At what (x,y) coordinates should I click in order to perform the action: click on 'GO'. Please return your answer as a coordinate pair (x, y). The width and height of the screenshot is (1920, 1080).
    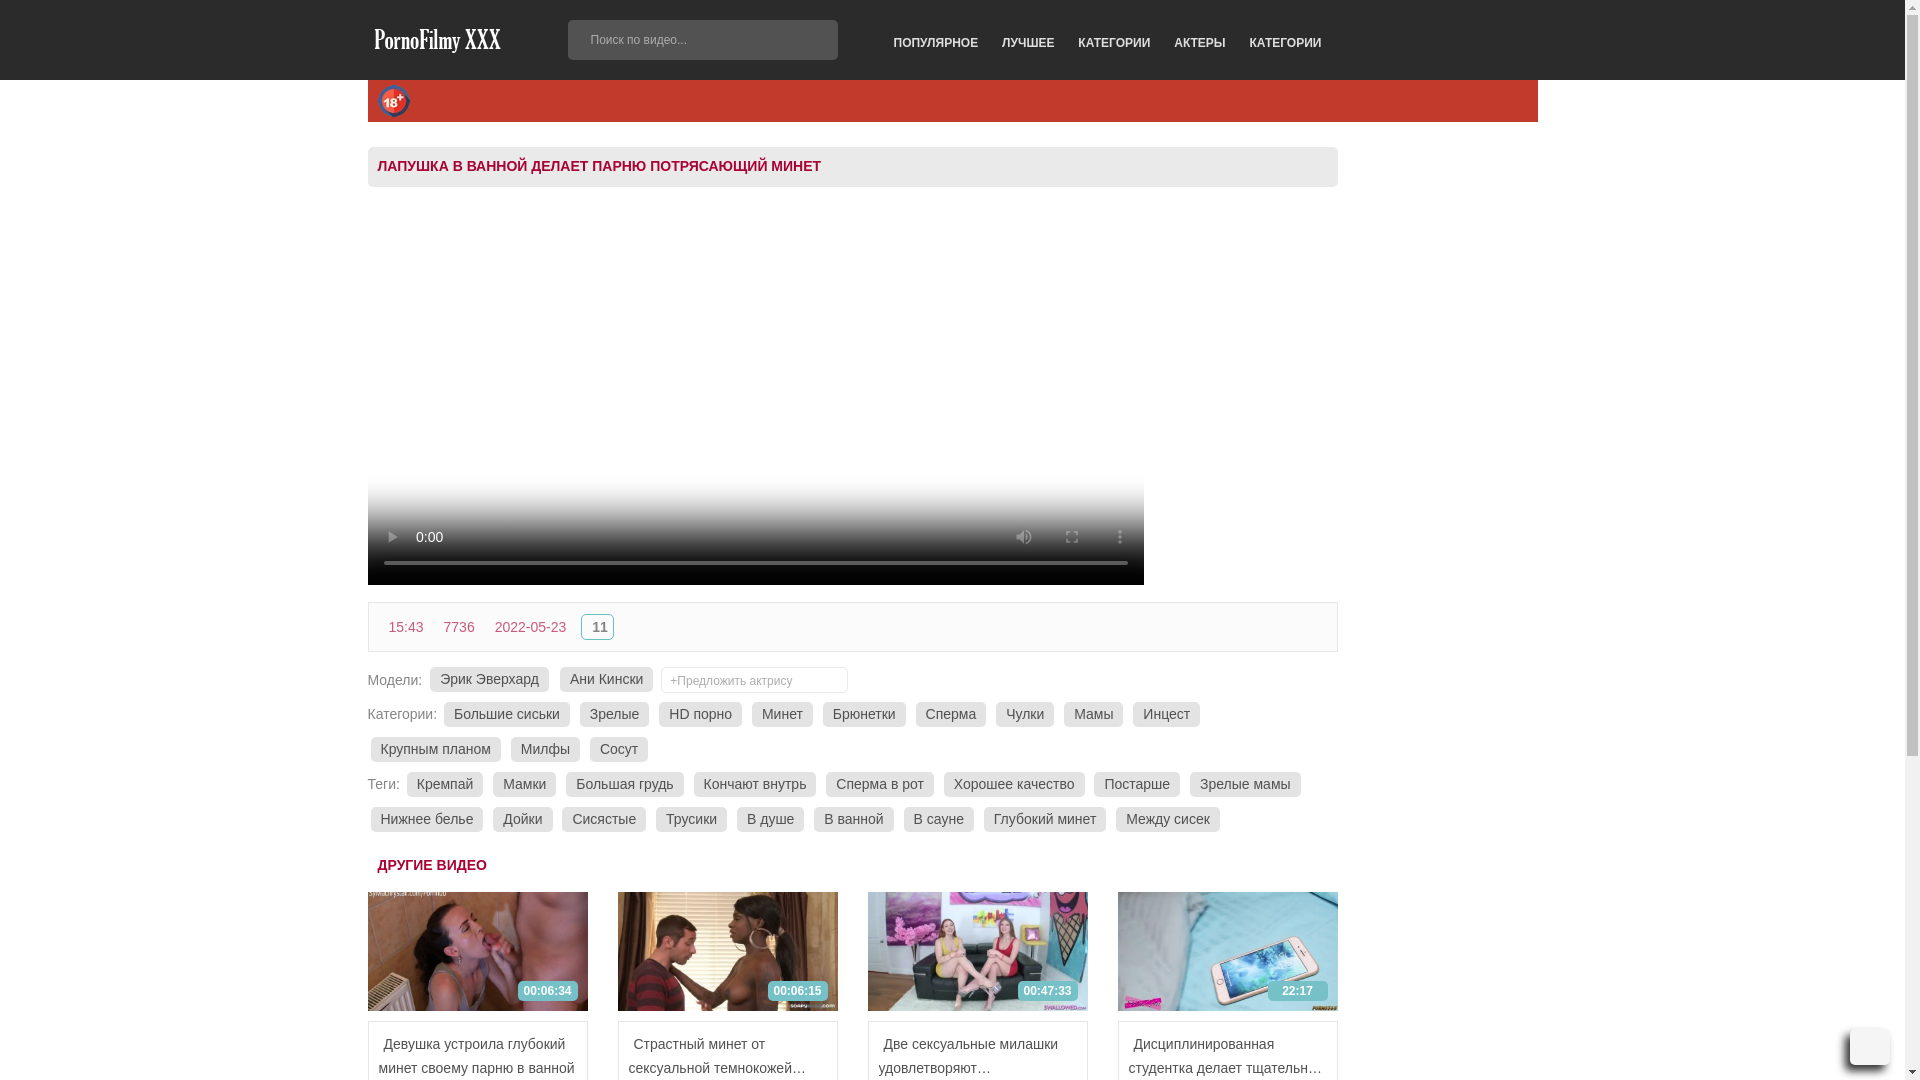
    Looking at the image, I should click on (816, 39).